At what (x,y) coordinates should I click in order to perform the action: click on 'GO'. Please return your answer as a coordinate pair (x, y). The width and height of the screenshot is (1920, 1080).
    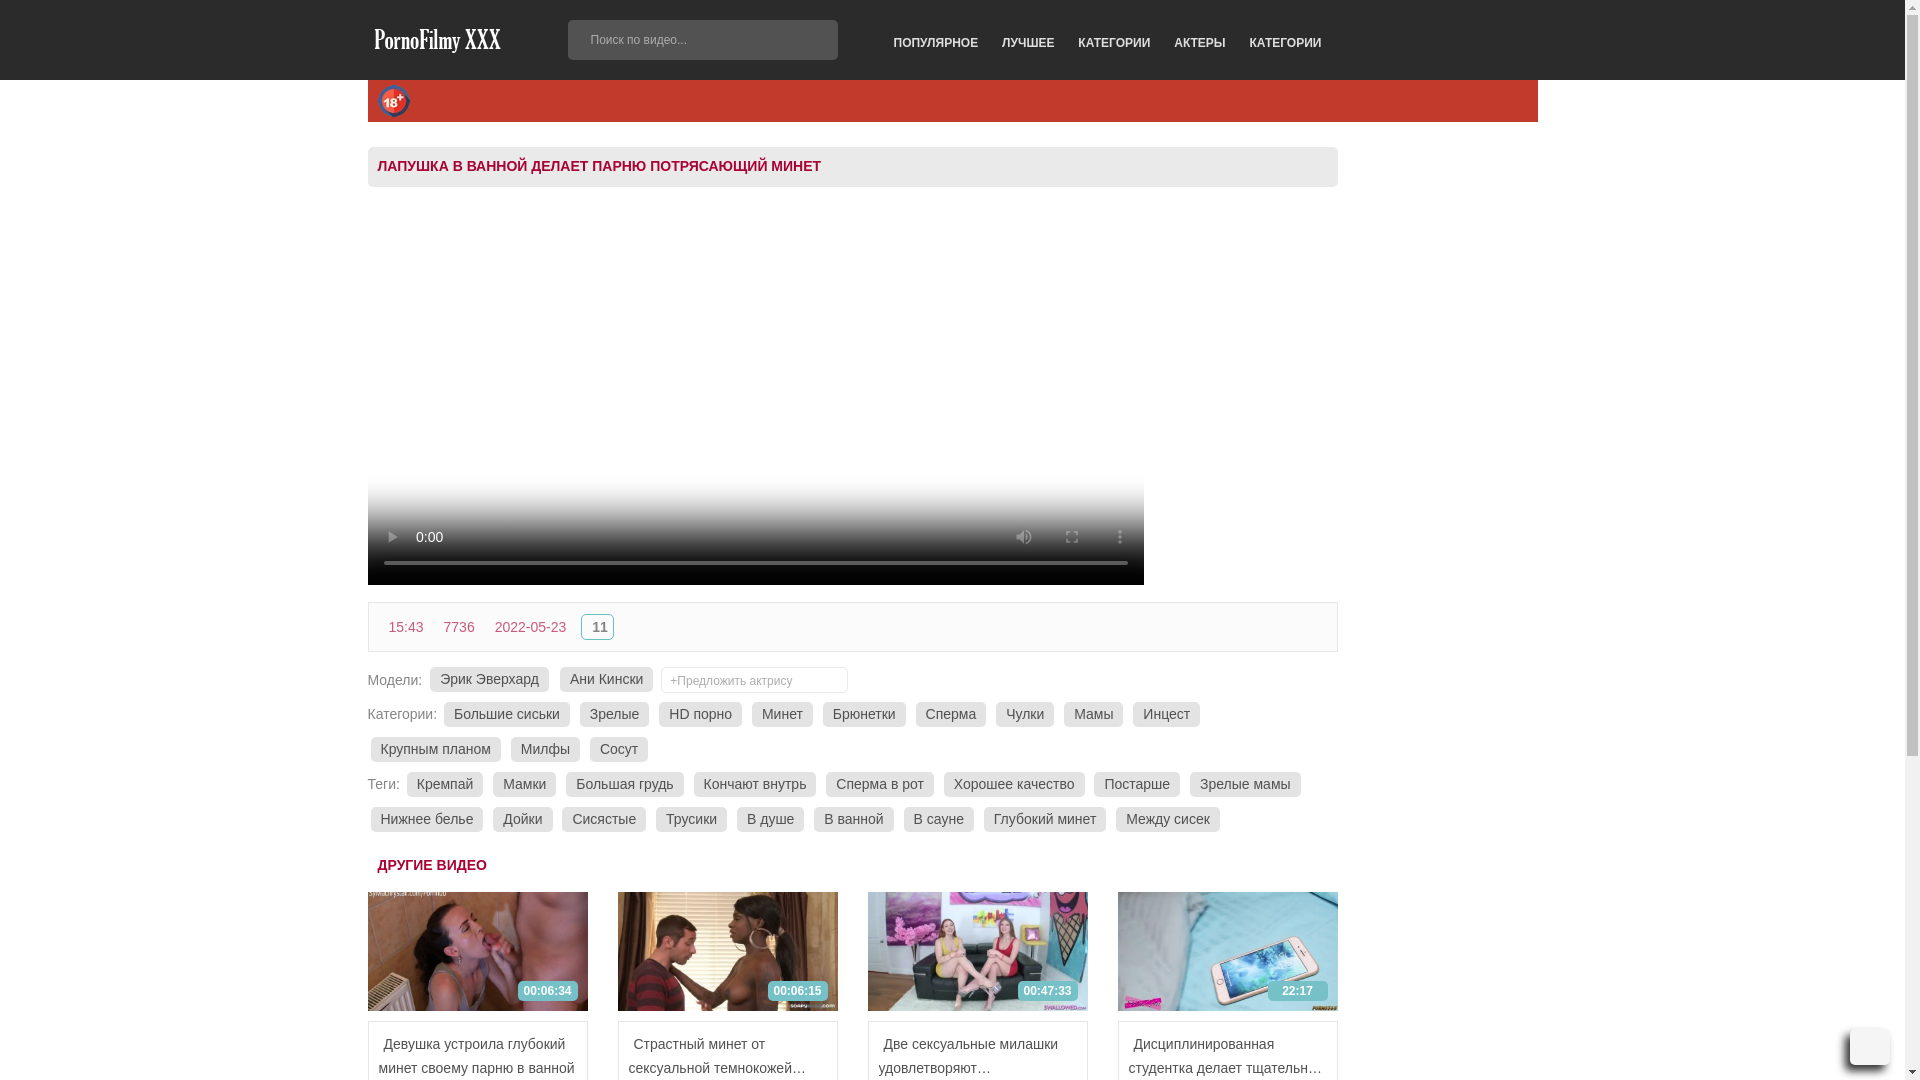
    Looking at the image, I should click on (816, 39).